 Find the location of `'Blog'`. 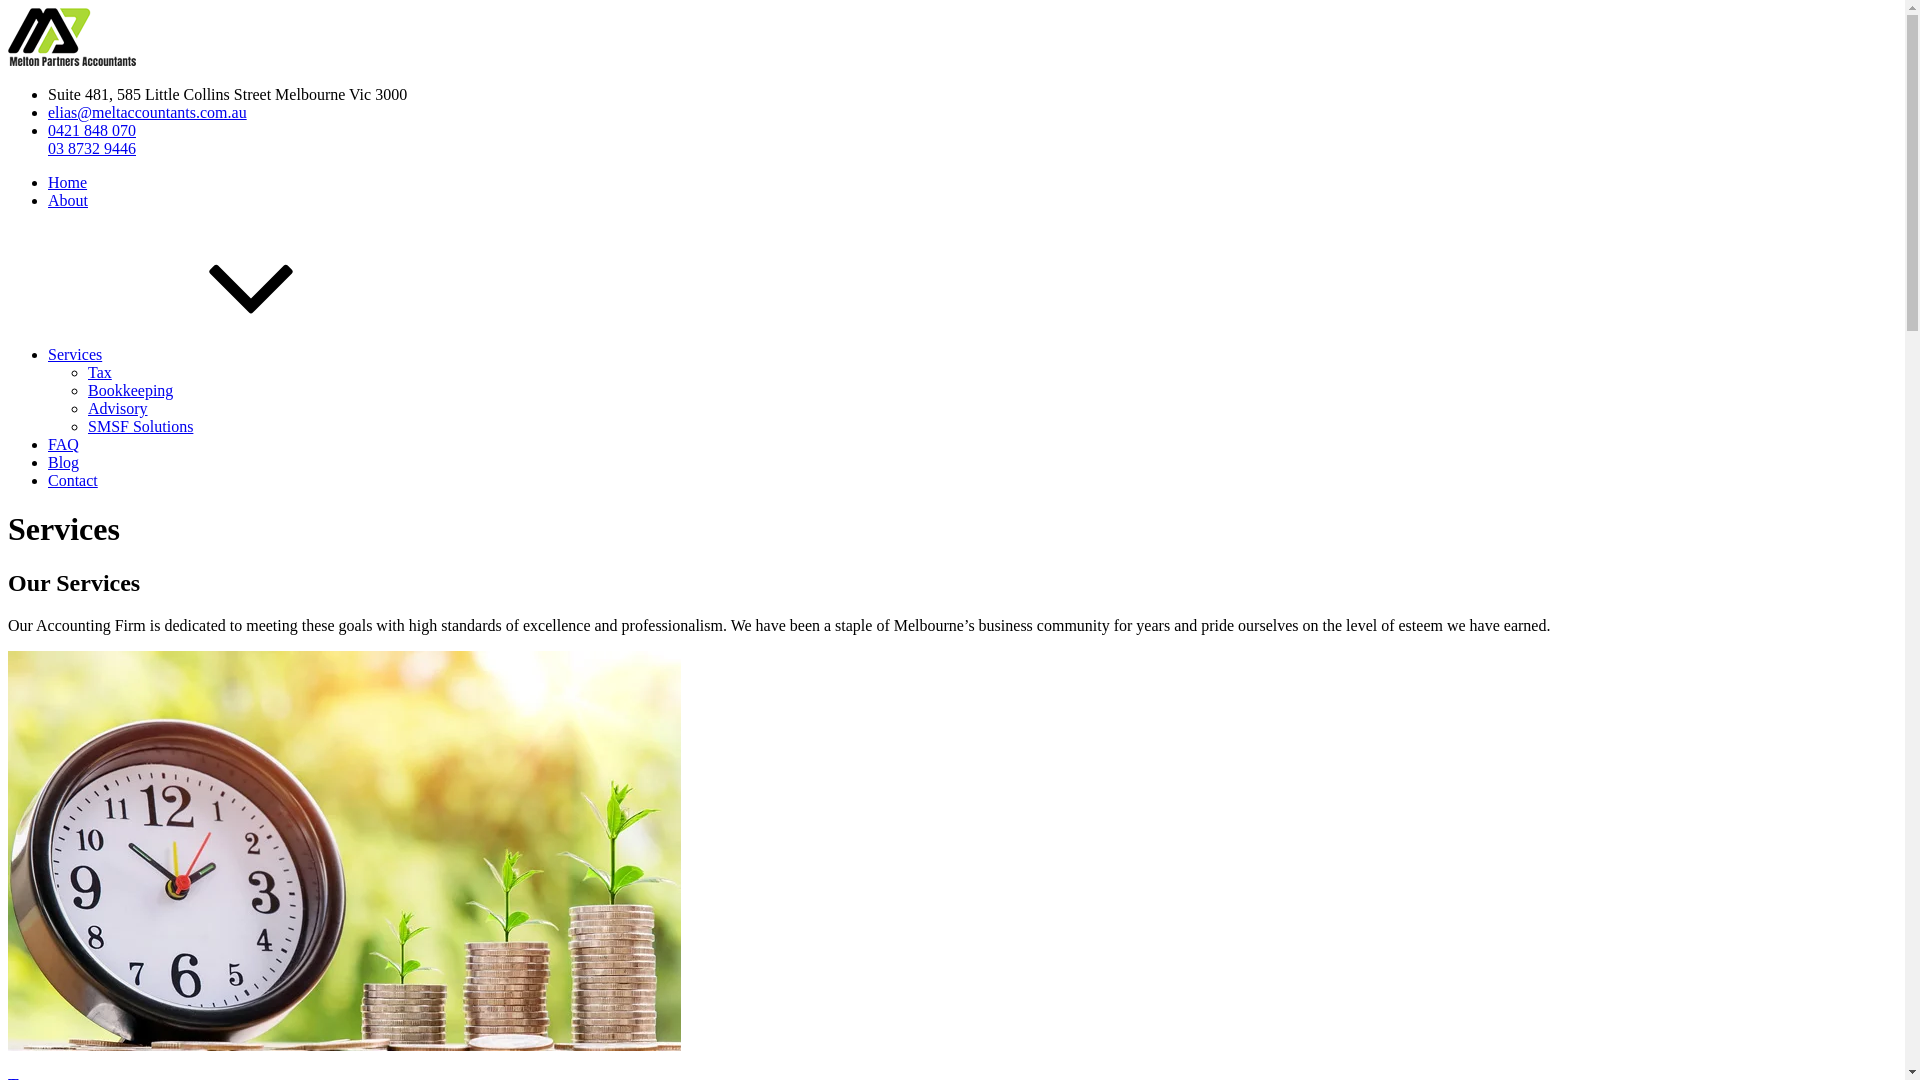

'Blog' is located at coordinates (63, 462).